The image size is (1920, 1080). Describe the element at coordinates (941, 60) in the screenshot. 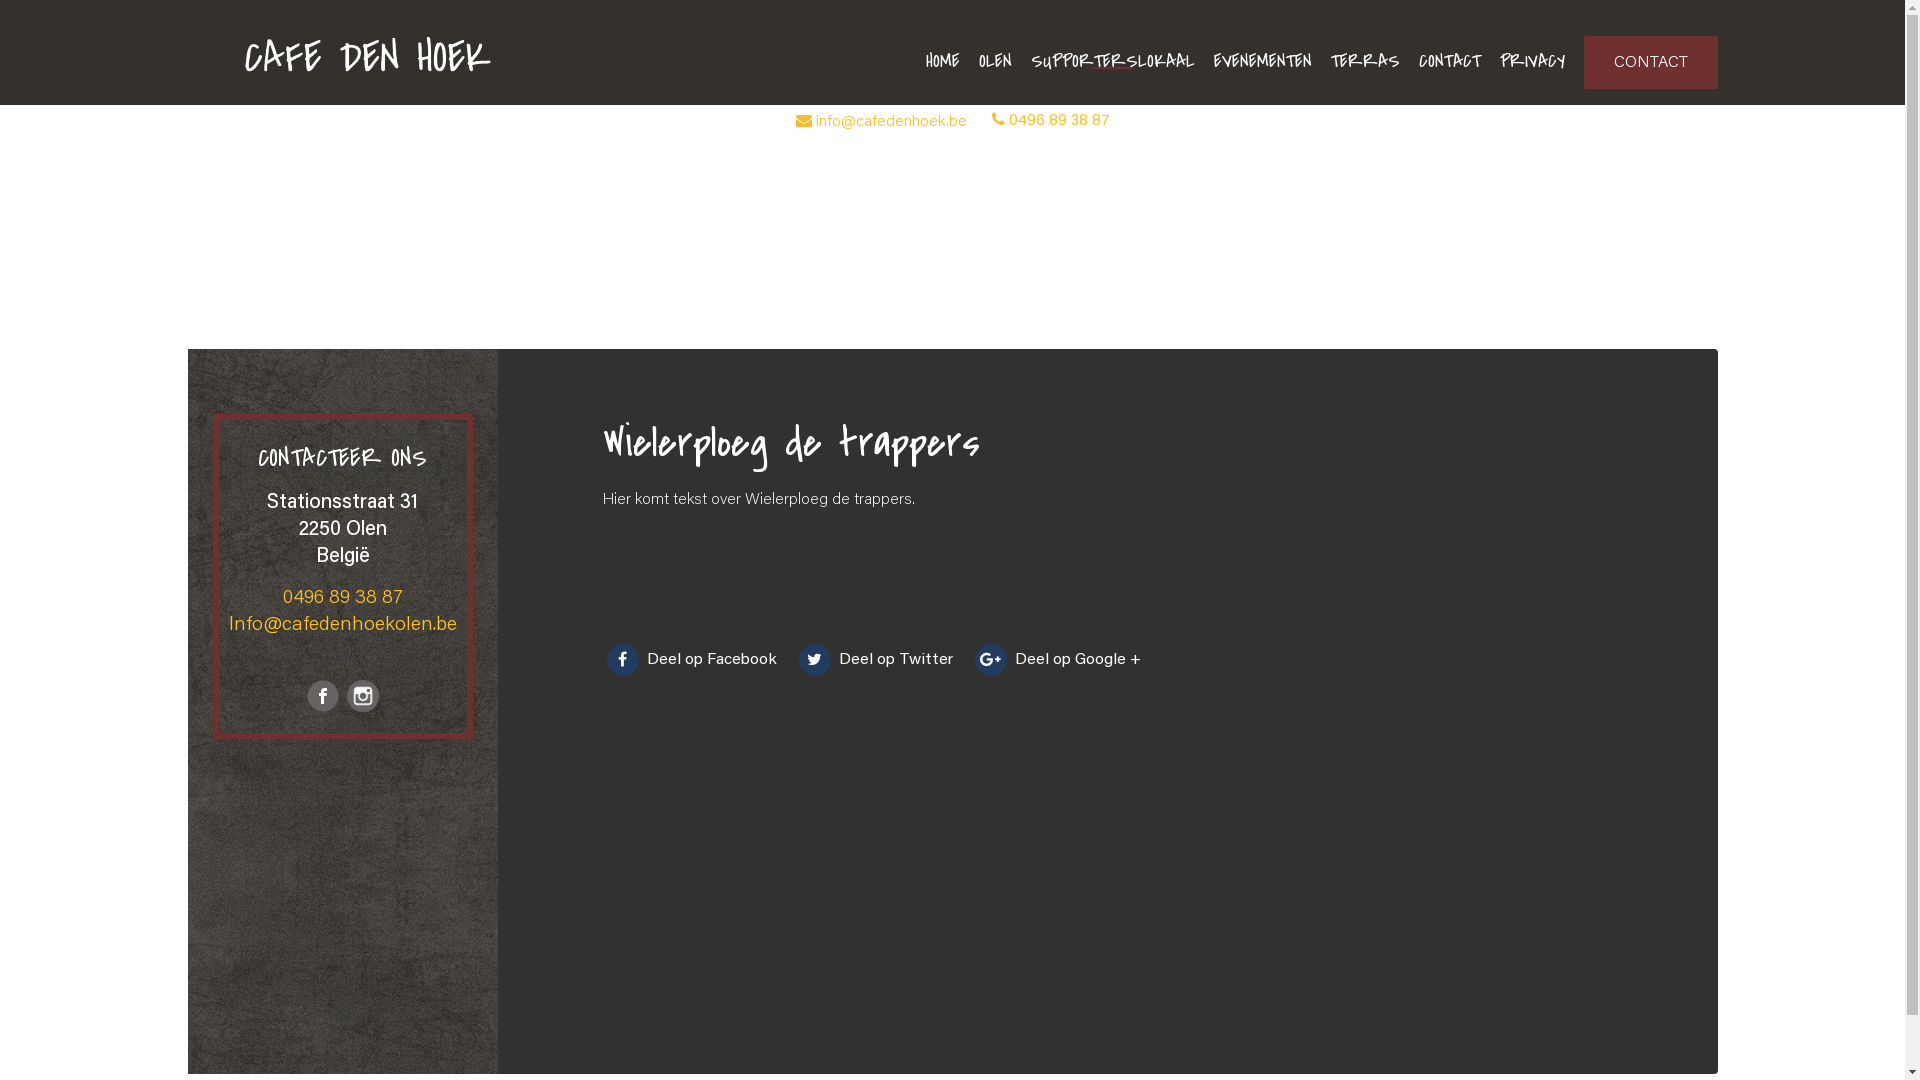

I see `'HOME'` at that location.